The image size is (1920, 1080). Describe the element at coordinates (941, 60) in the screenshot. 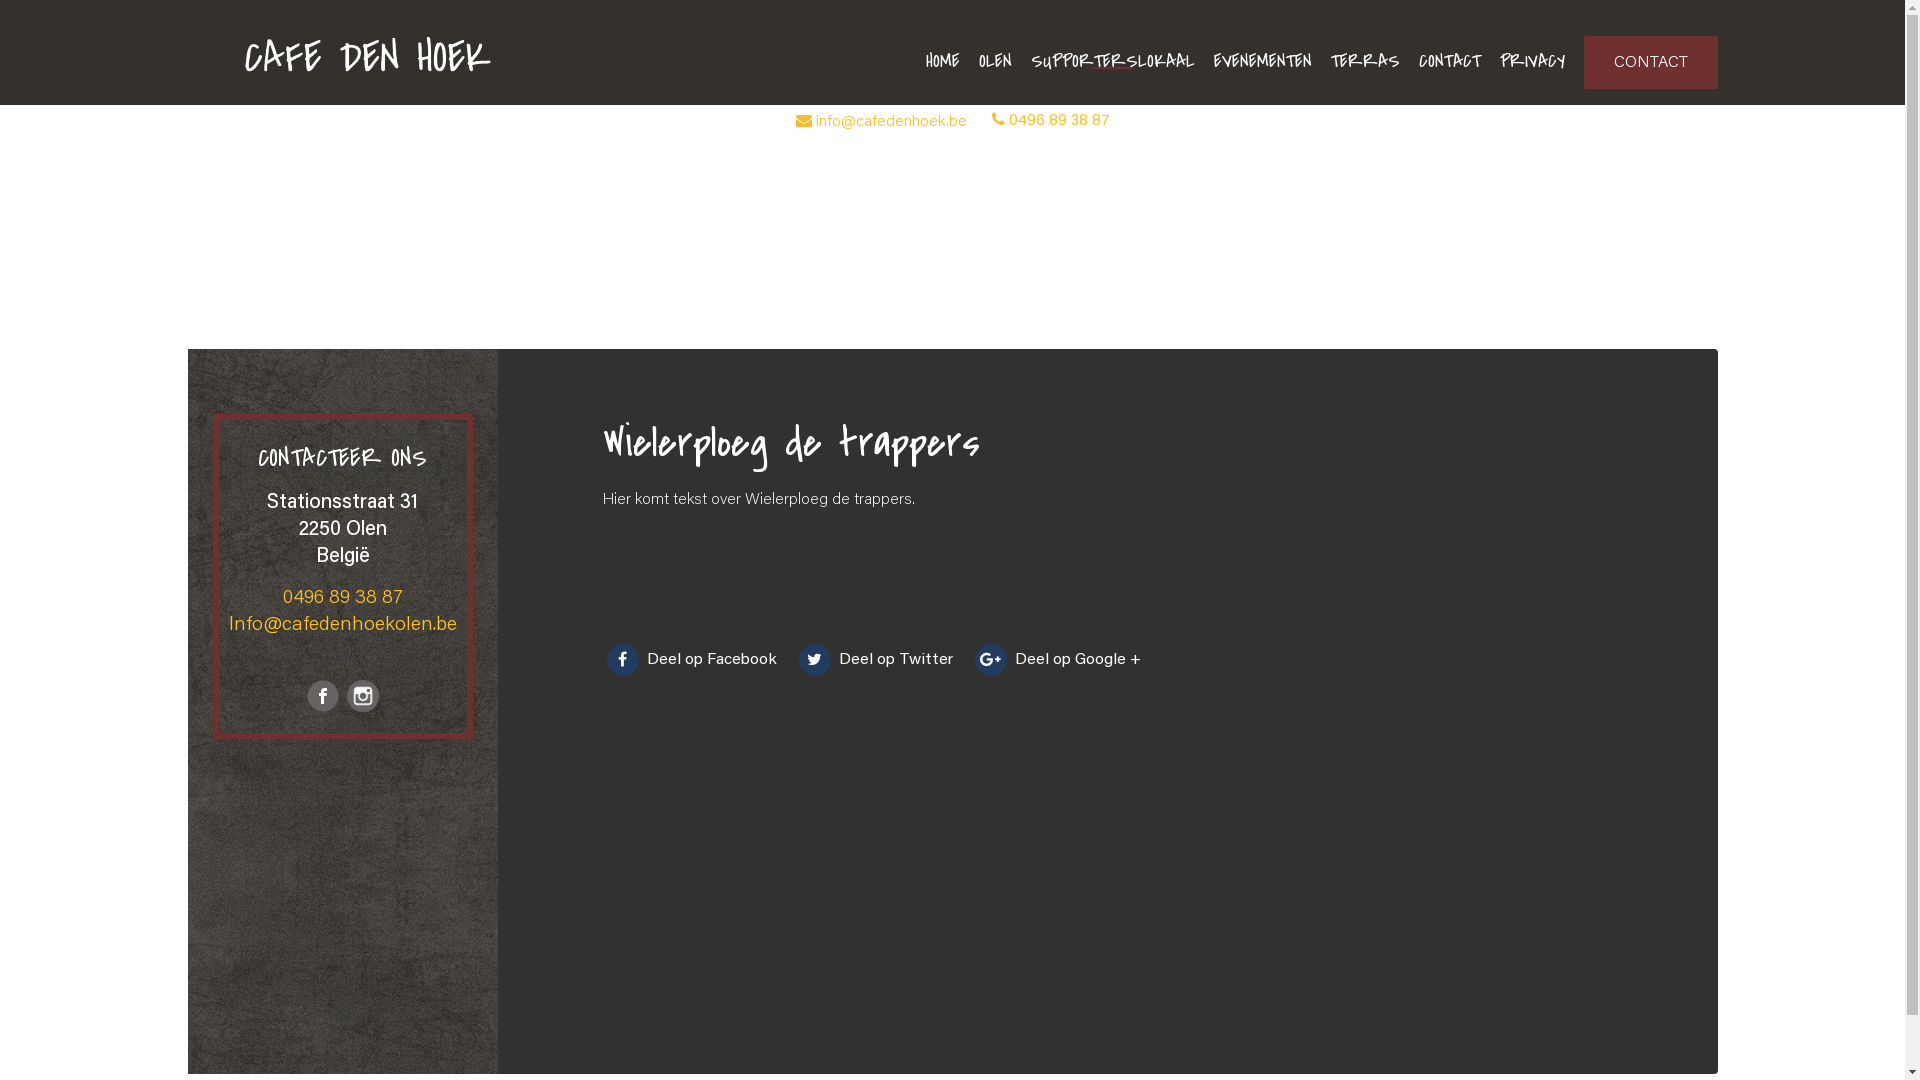

I see `'HOME'` at that location.